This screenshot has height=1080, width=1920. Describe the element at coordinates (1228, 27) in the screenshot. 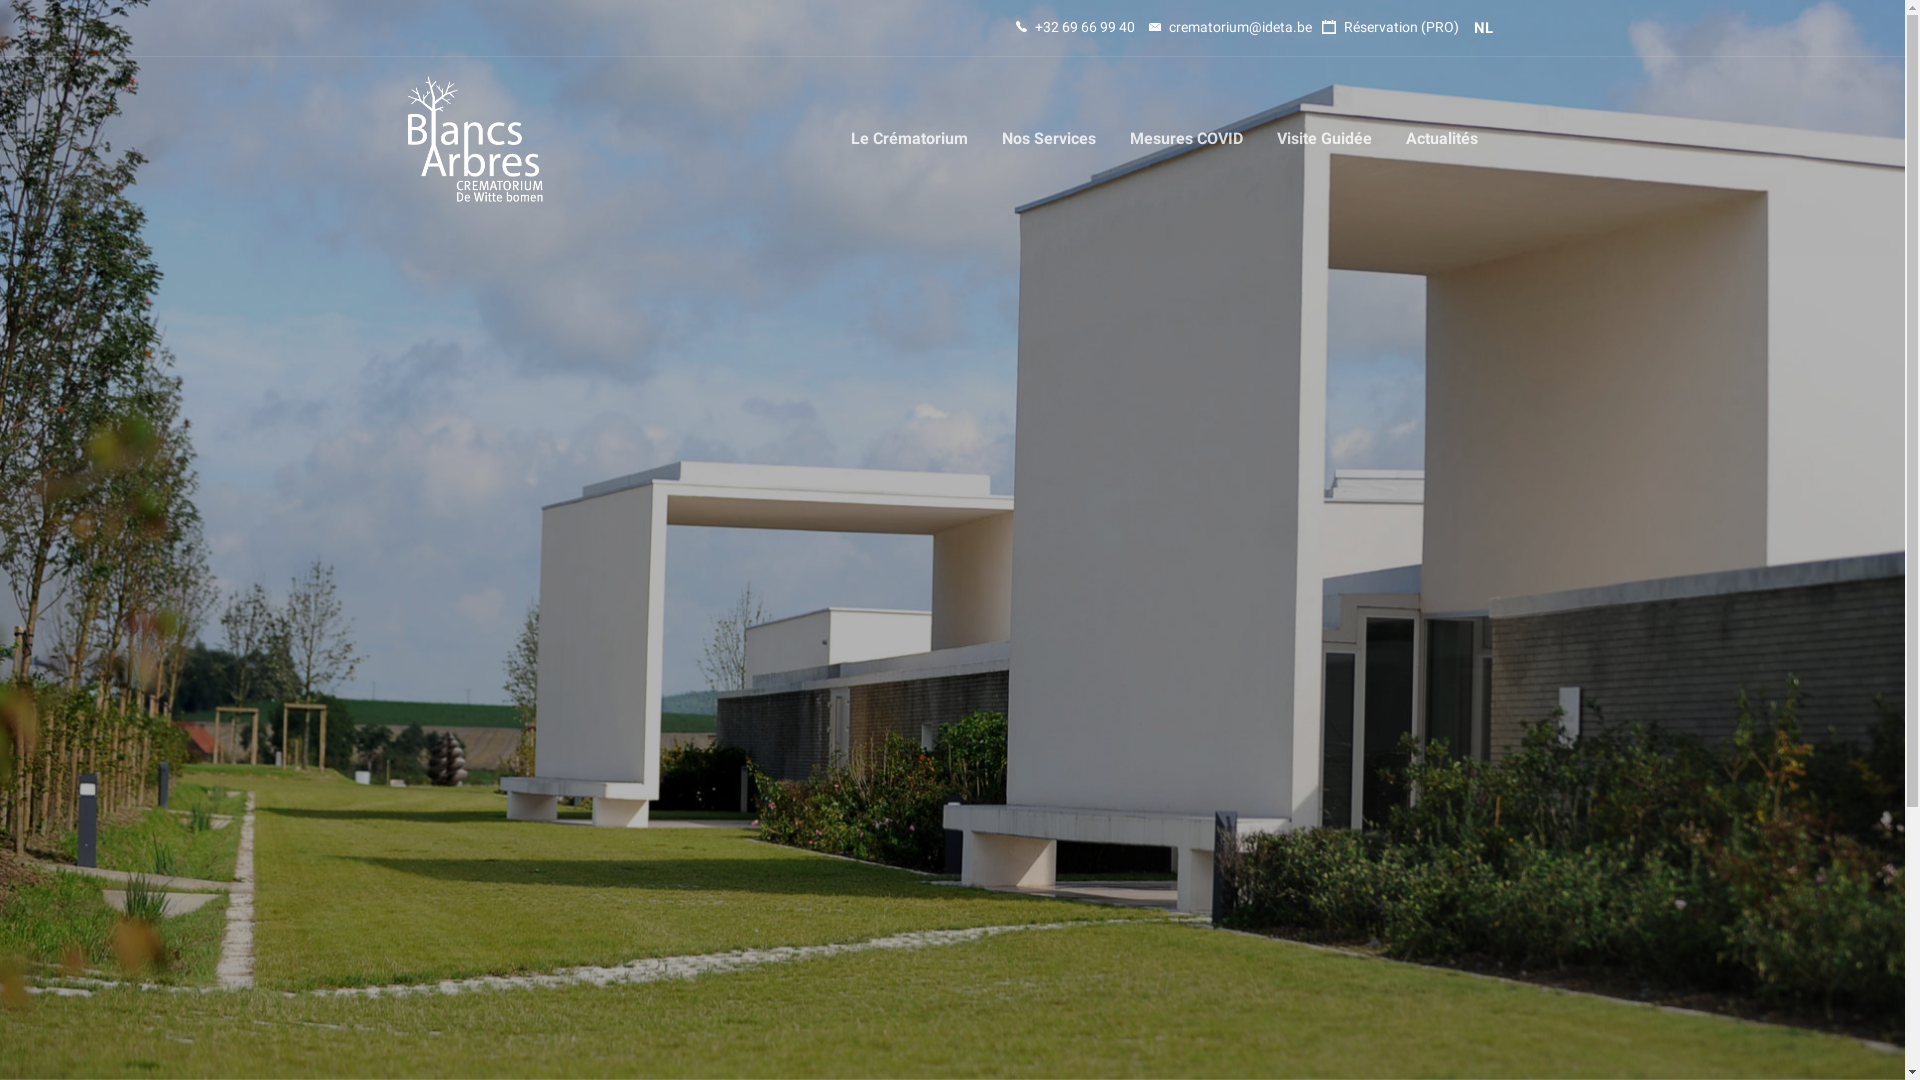

I see `'crematorium@ideta.be'` at that location.